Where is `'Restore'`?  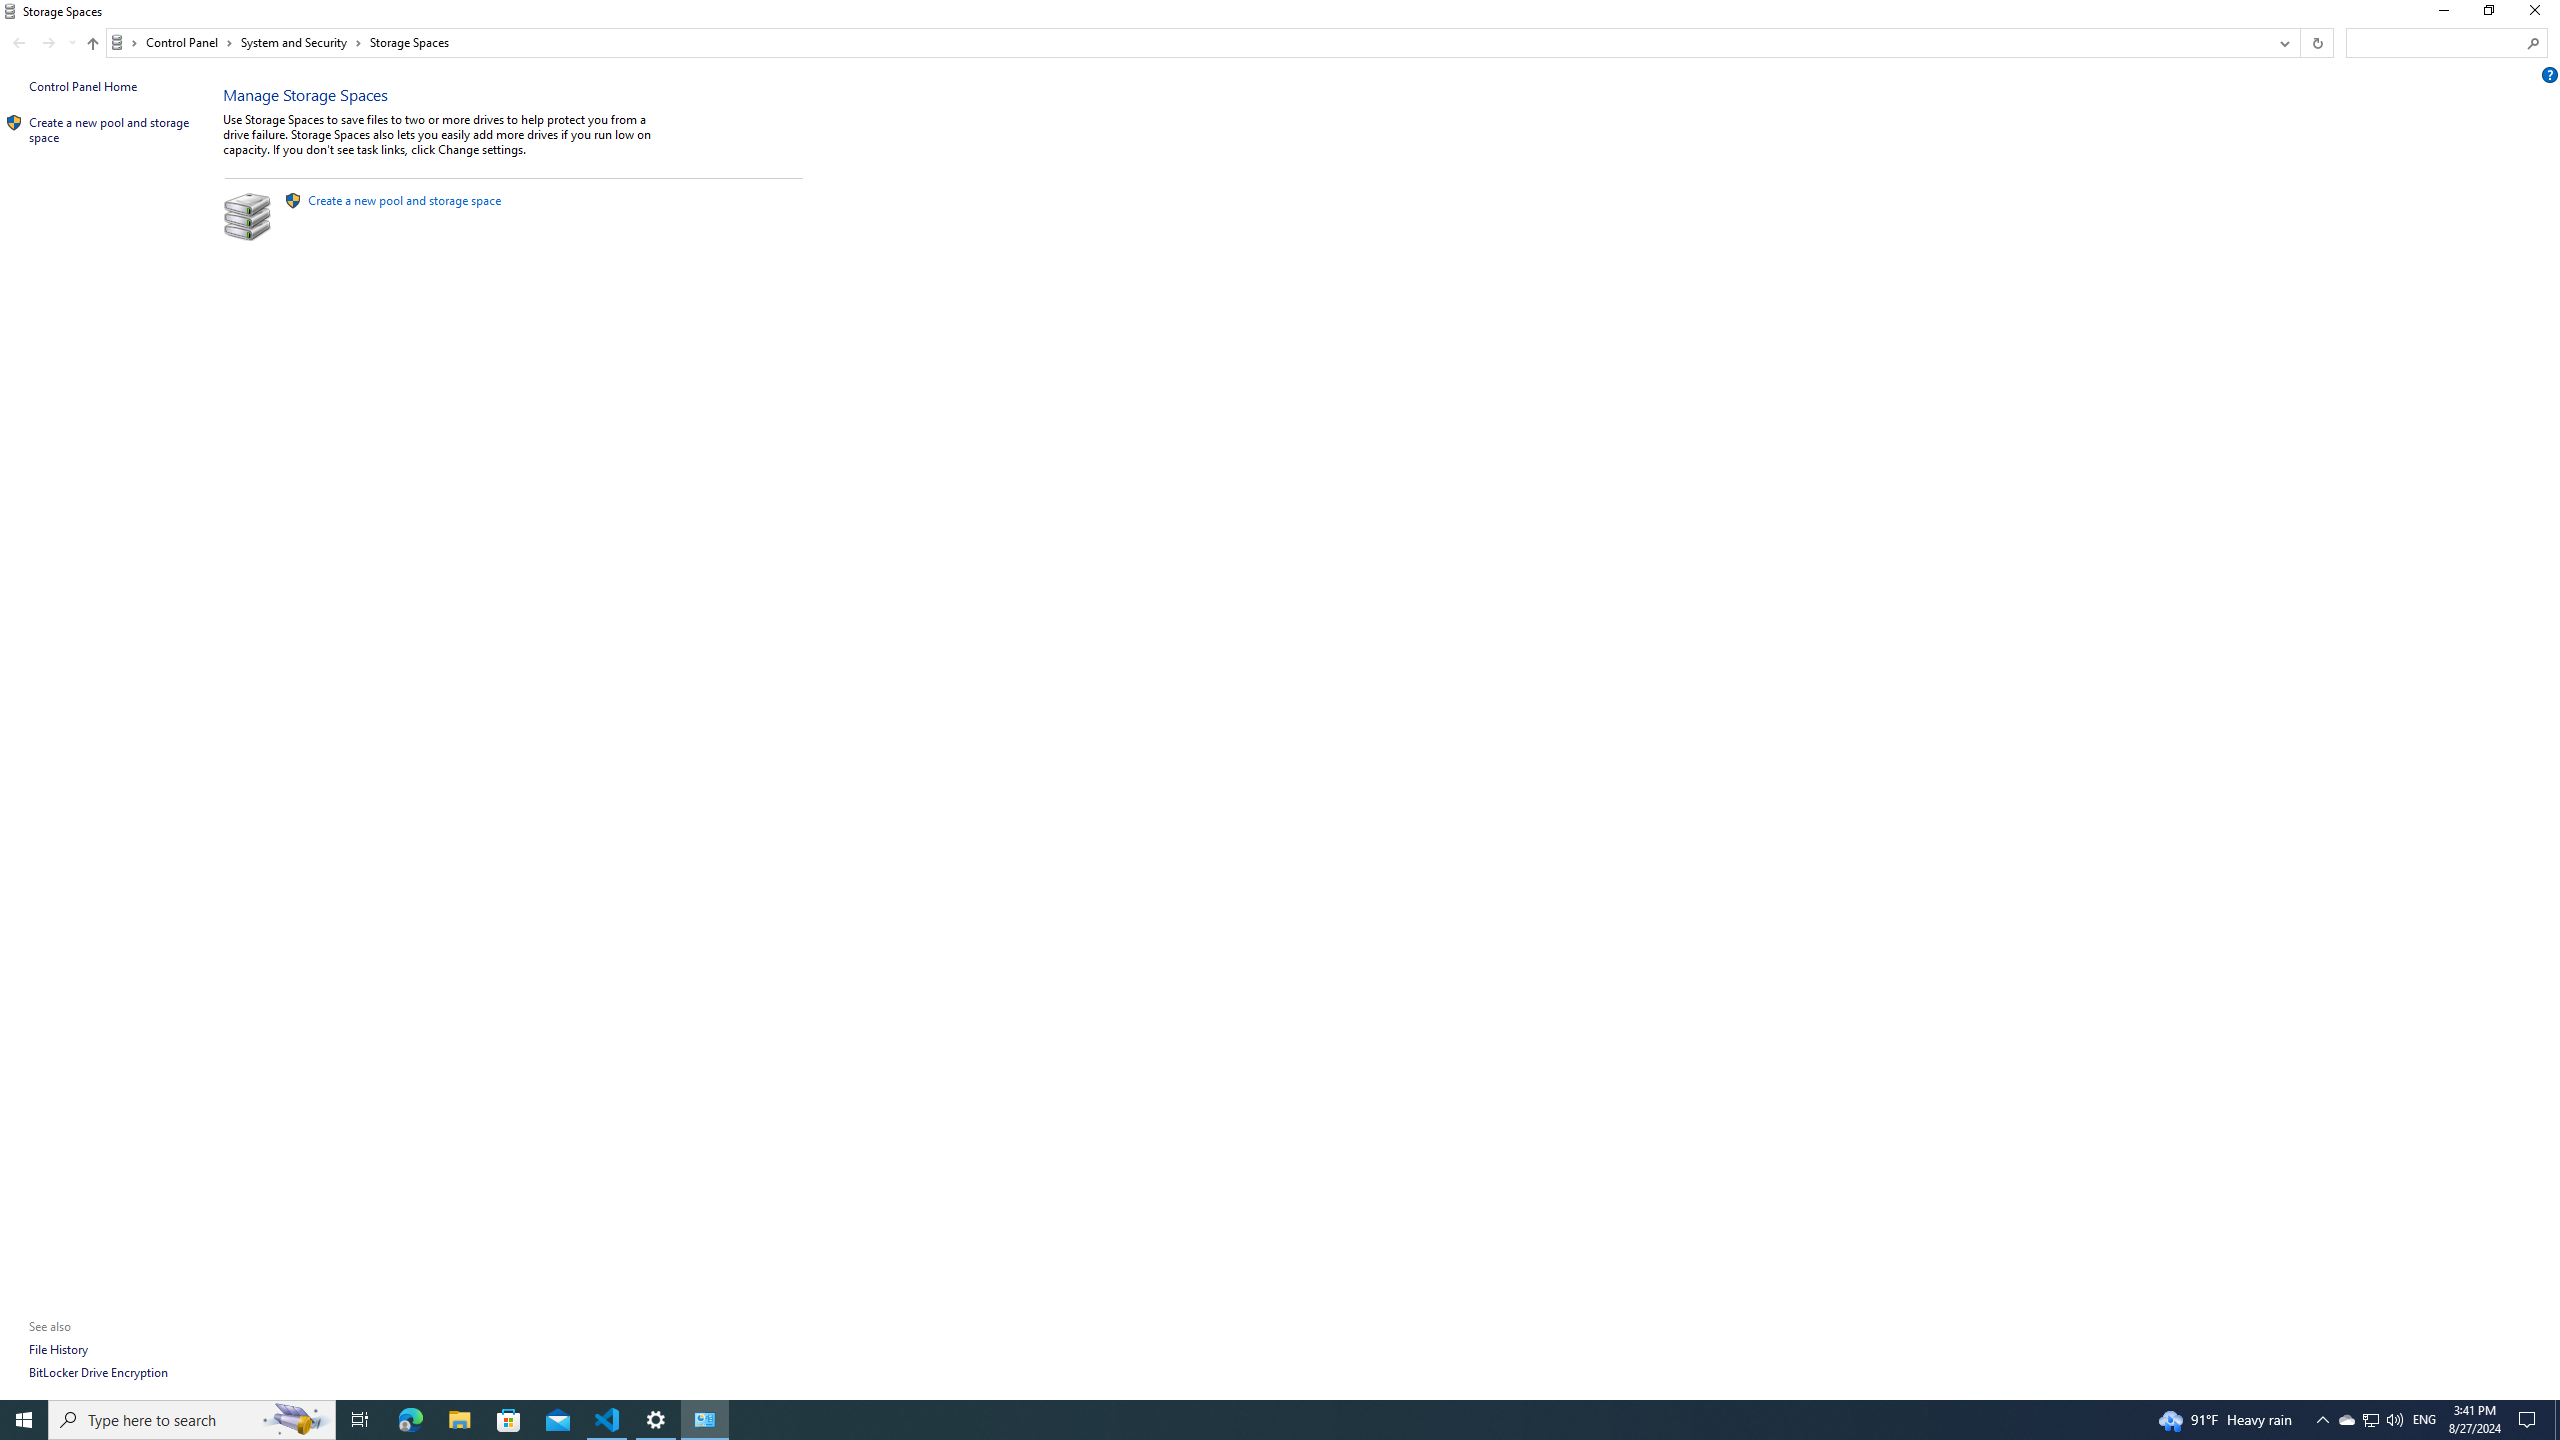
'Restore' is located at coordinates (2487, 15).